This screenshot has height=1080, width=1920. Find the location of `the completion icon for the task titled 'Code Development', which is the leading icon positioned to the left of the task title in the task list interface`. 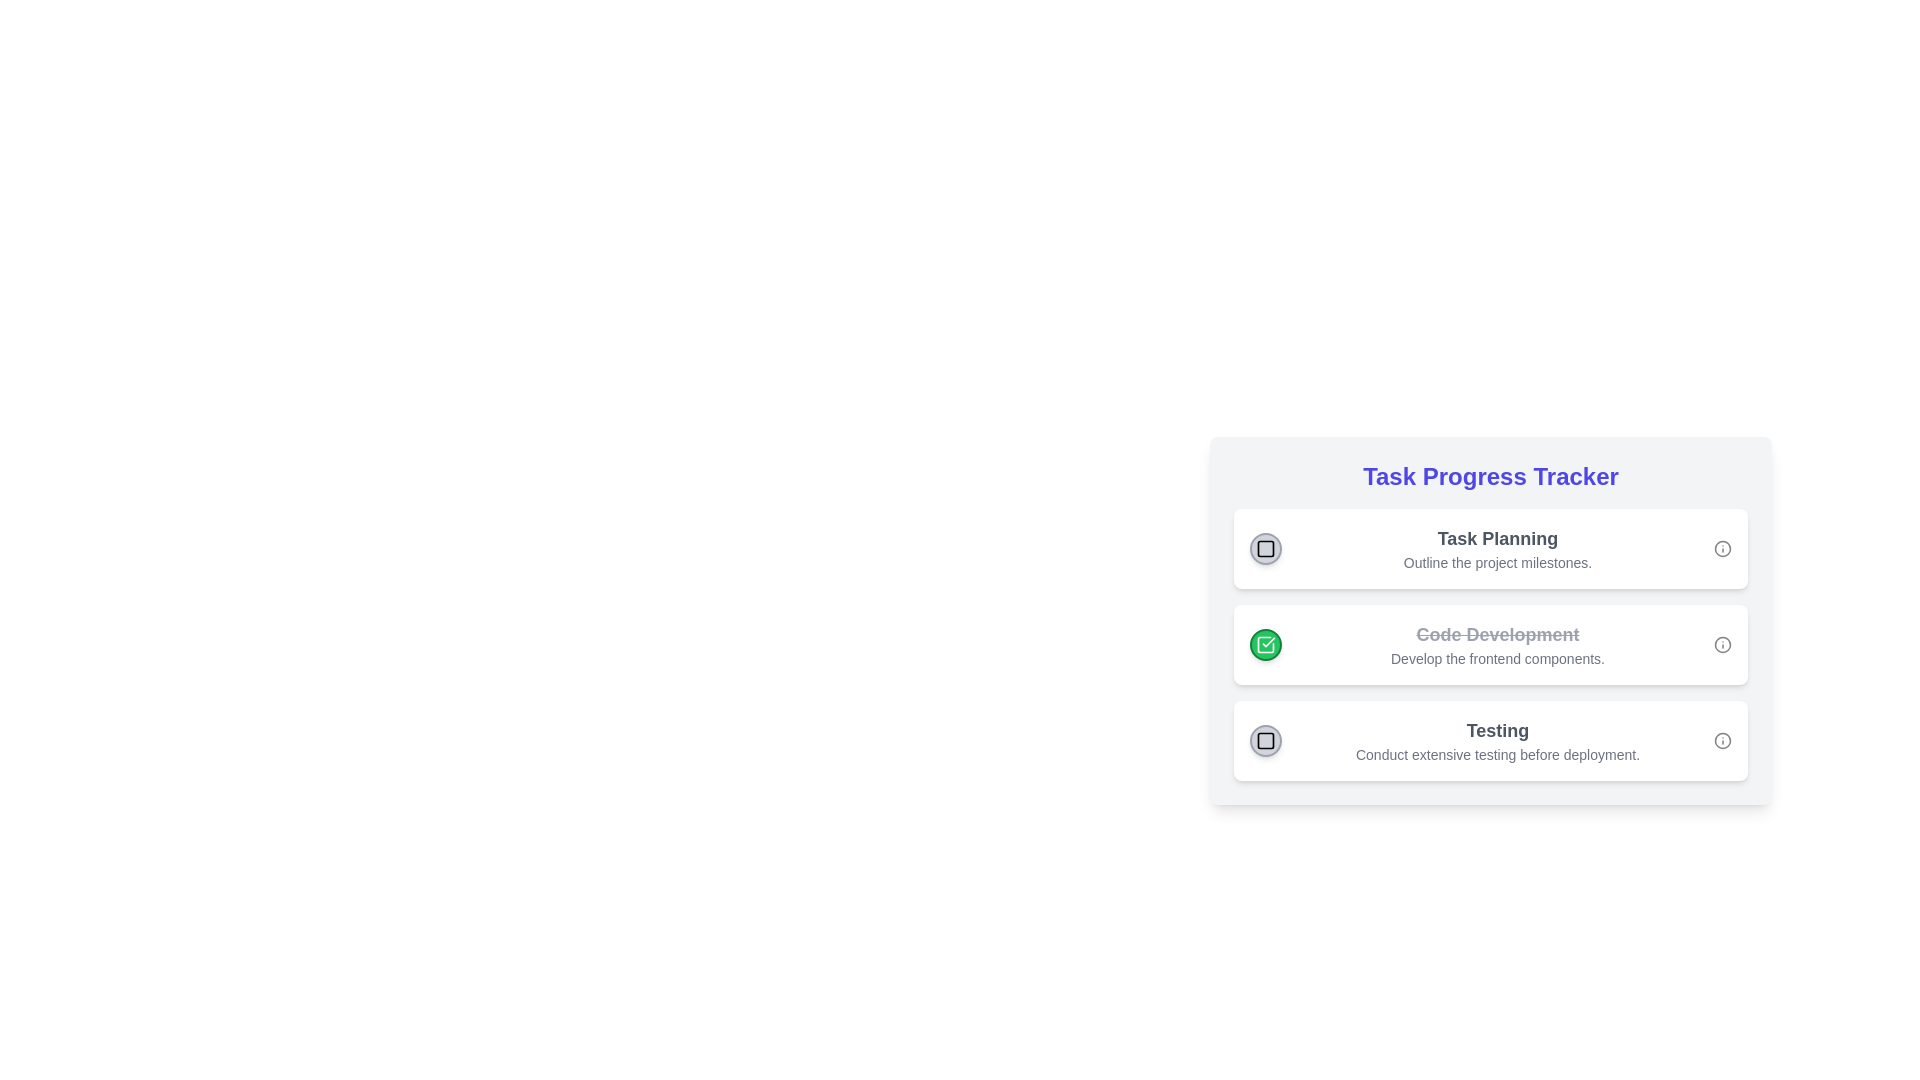

the completion icon for the task titled 'Code Development', which is the leading icon positioned to the left of the task title in the task list interface is located at coordinates (1265, 644).